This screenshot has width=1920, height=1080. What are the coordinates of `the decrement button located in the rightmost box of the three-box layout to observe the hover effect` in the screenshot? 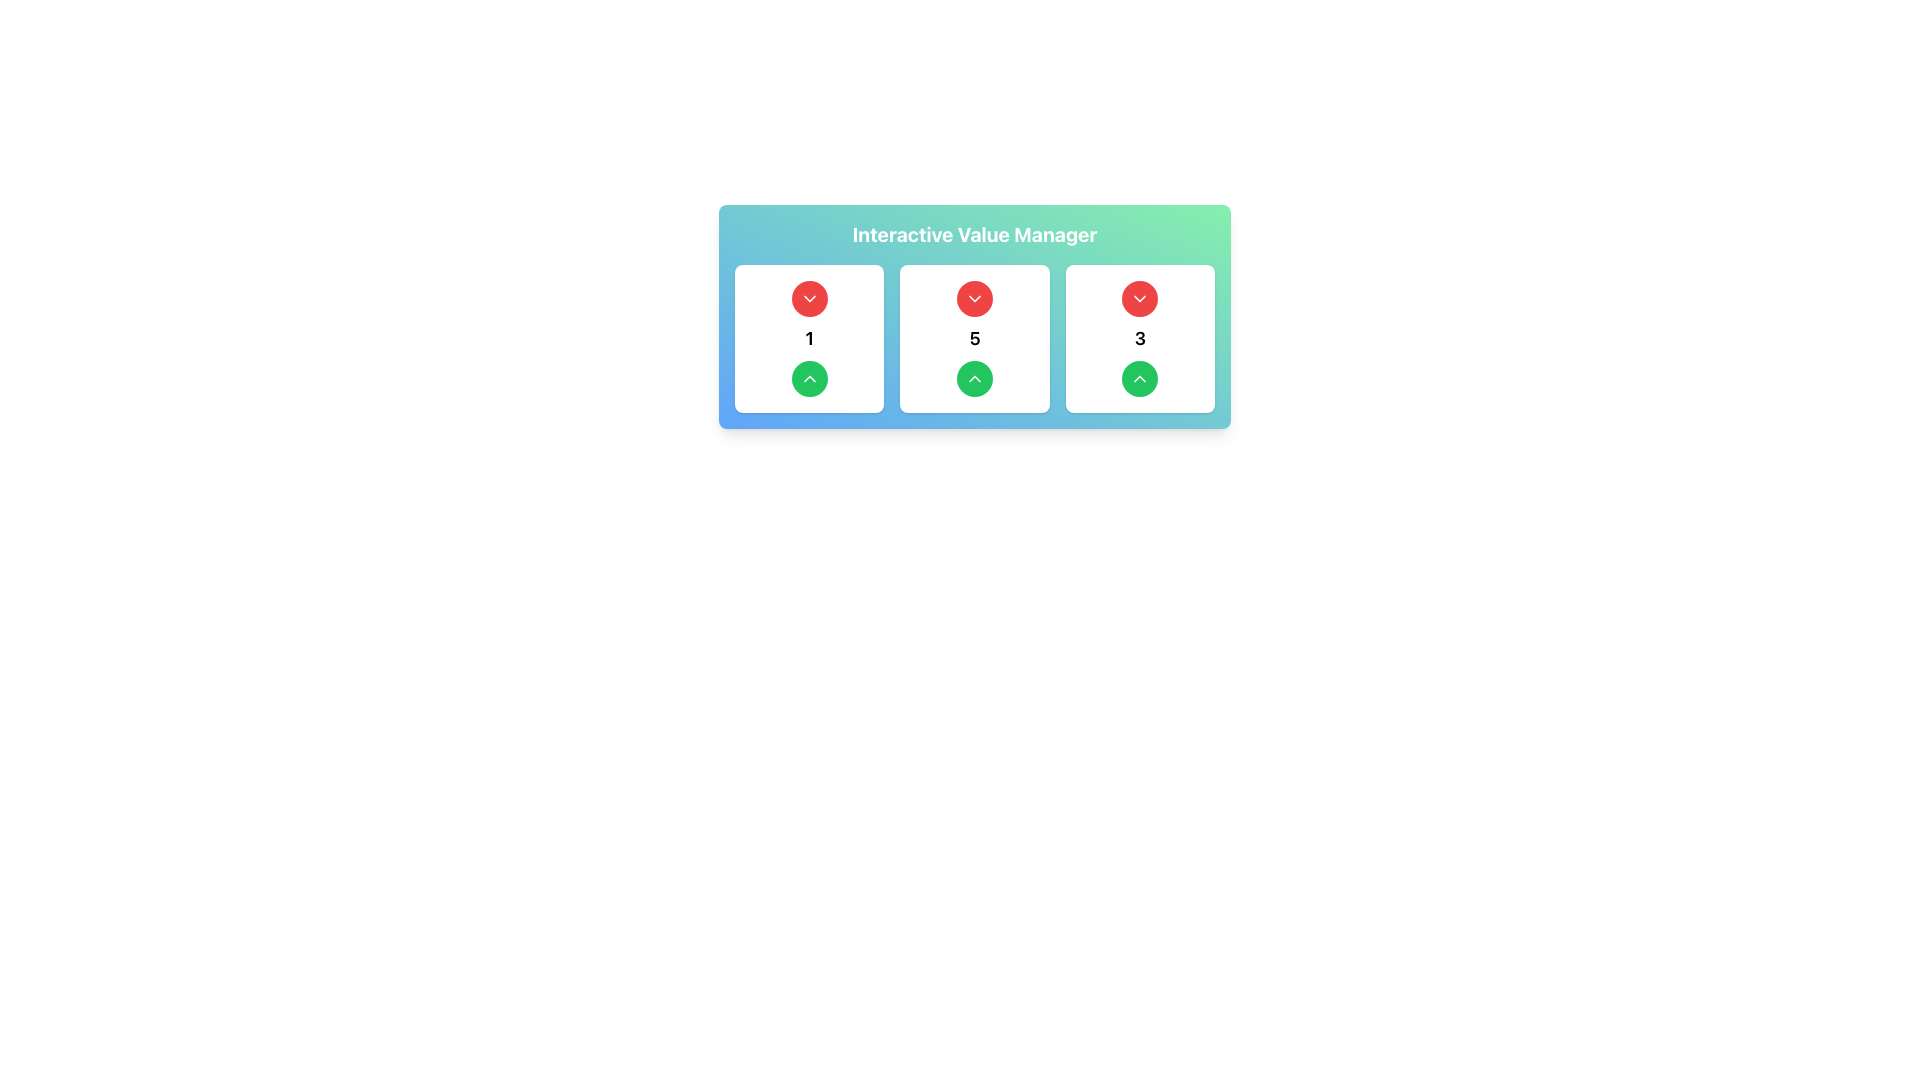 It's located at (1140, 299).